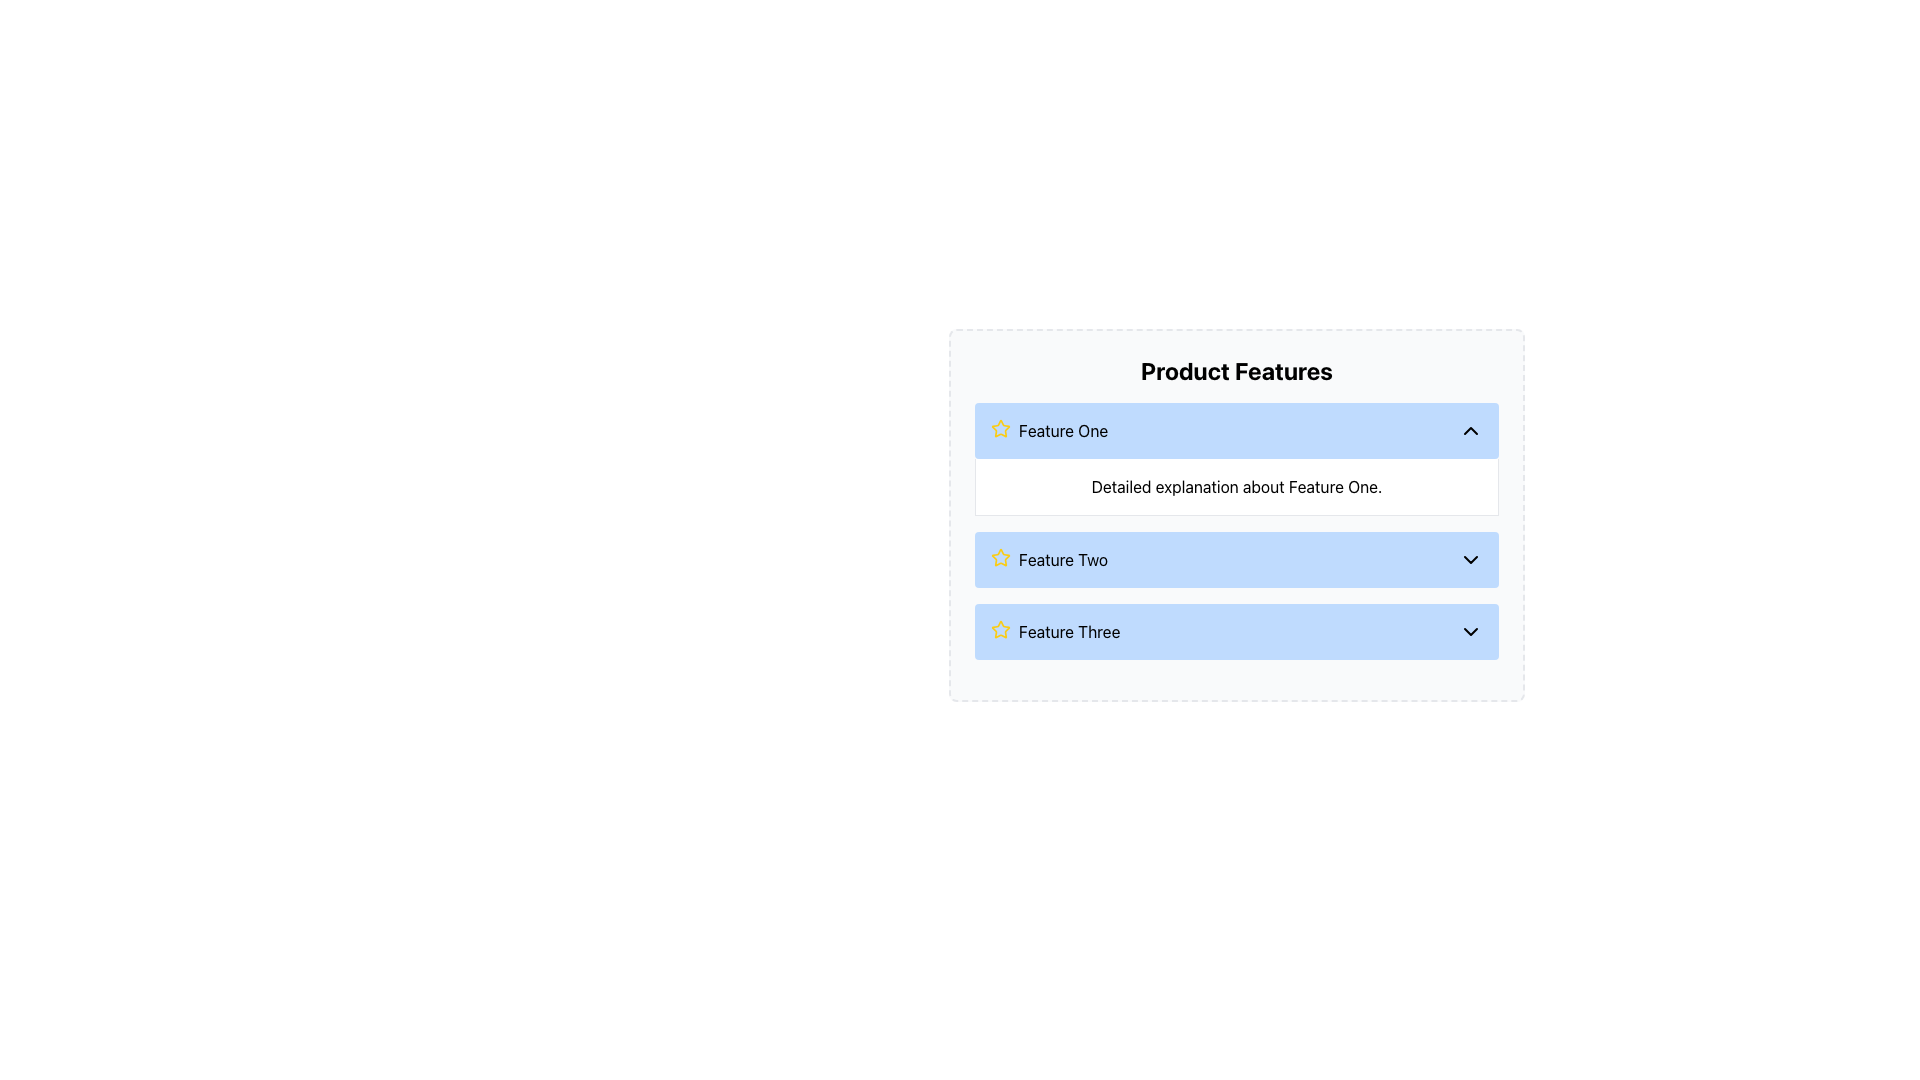 The height and width of the screenshot is (1080, 1920). What do you see at coordinates (1001, 427) in the screenshot?
I see `the yellow star-shaped icon with a hollow center located next to the text 'Feature One' in the product features list` at bounding box center [1001, 427].